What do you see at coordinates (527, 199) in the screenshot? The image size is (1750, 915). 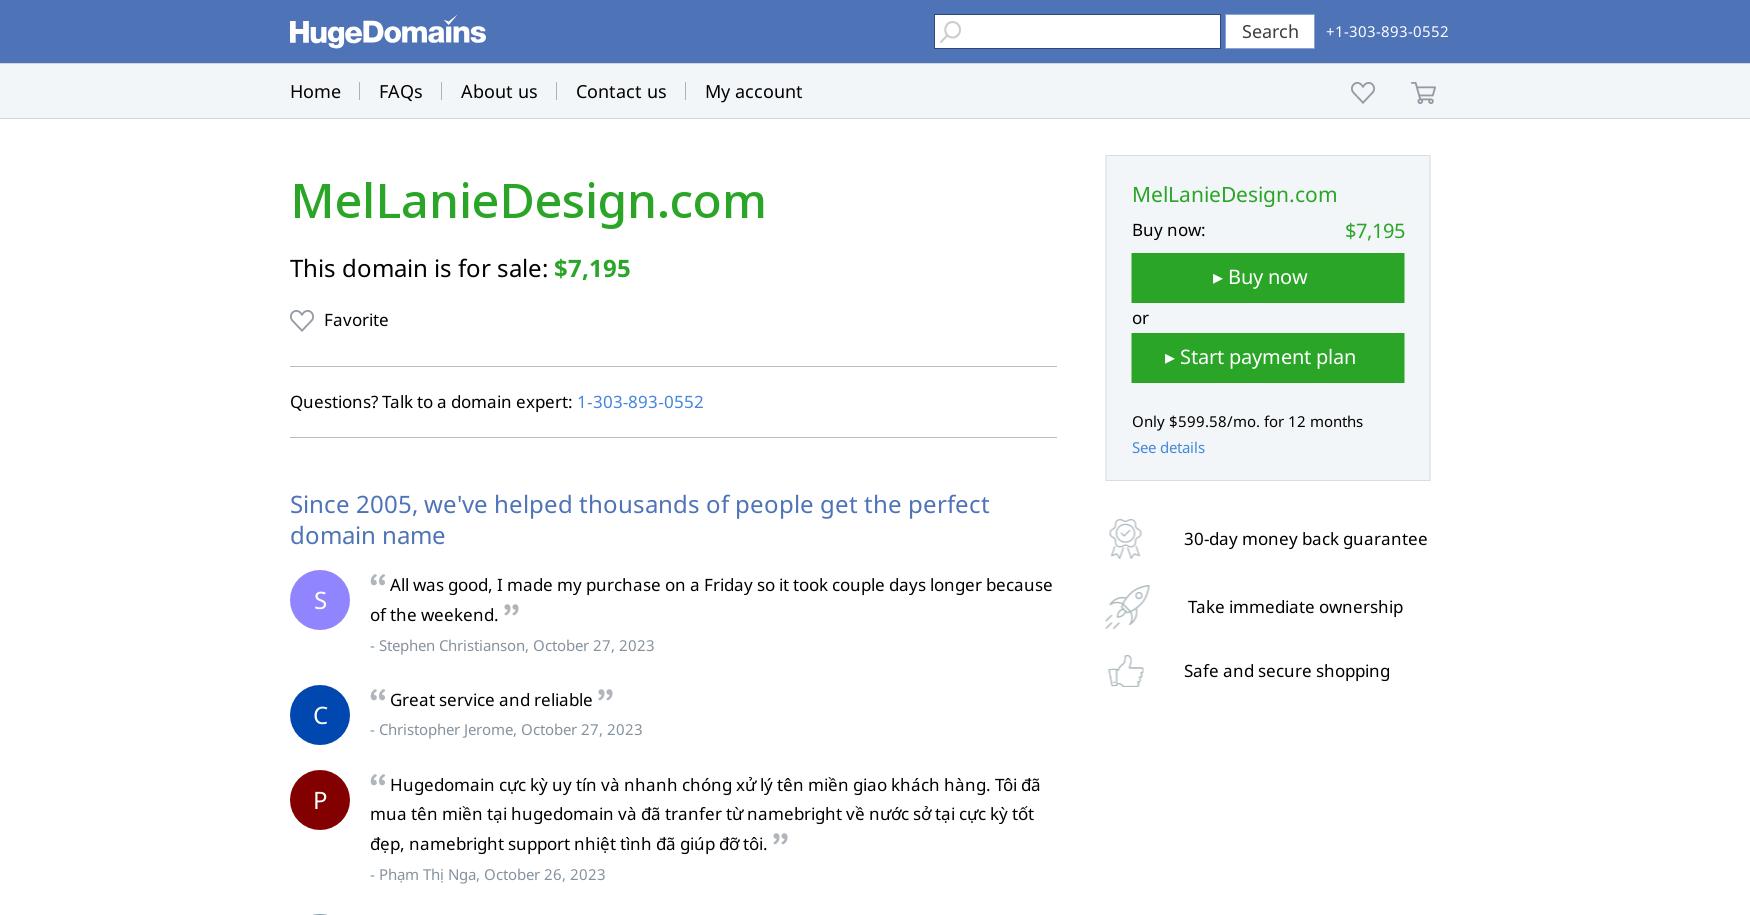 I see `'MelLanieDesign.com'` at bounding box center [527, 199].